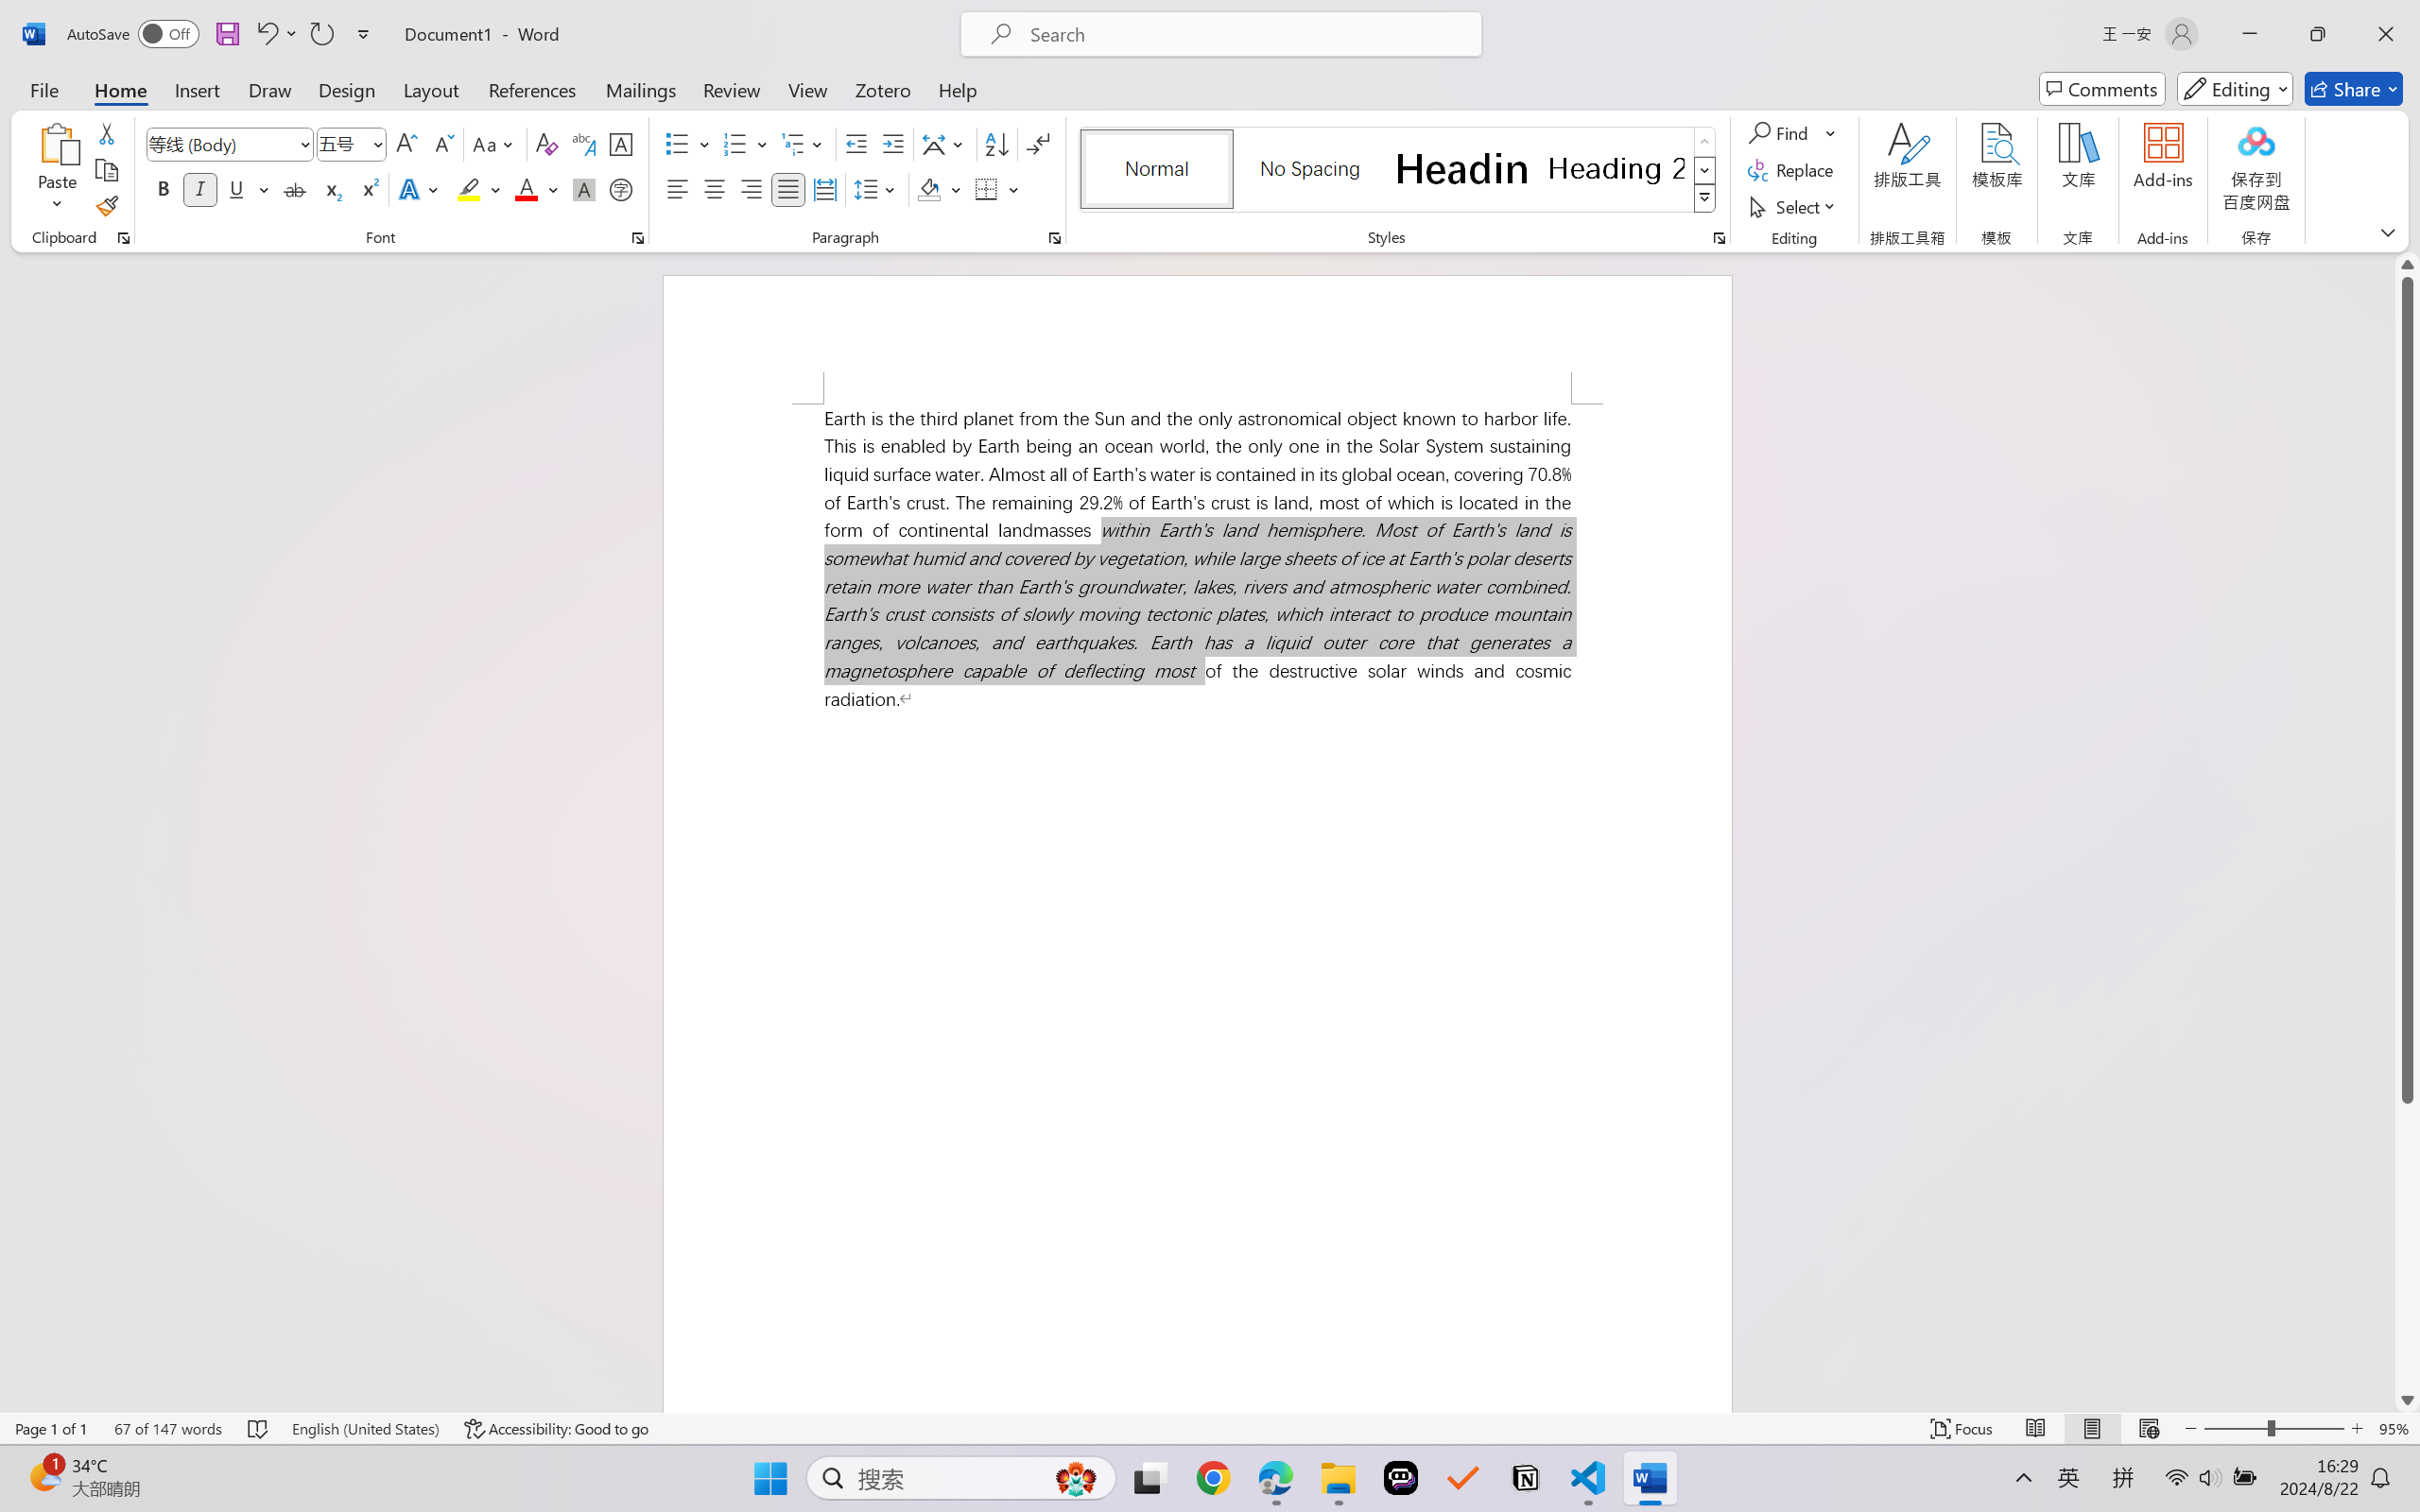  Describe the element at coordinates (713, 188) in the screenshot. I see `'Center'` at that location.